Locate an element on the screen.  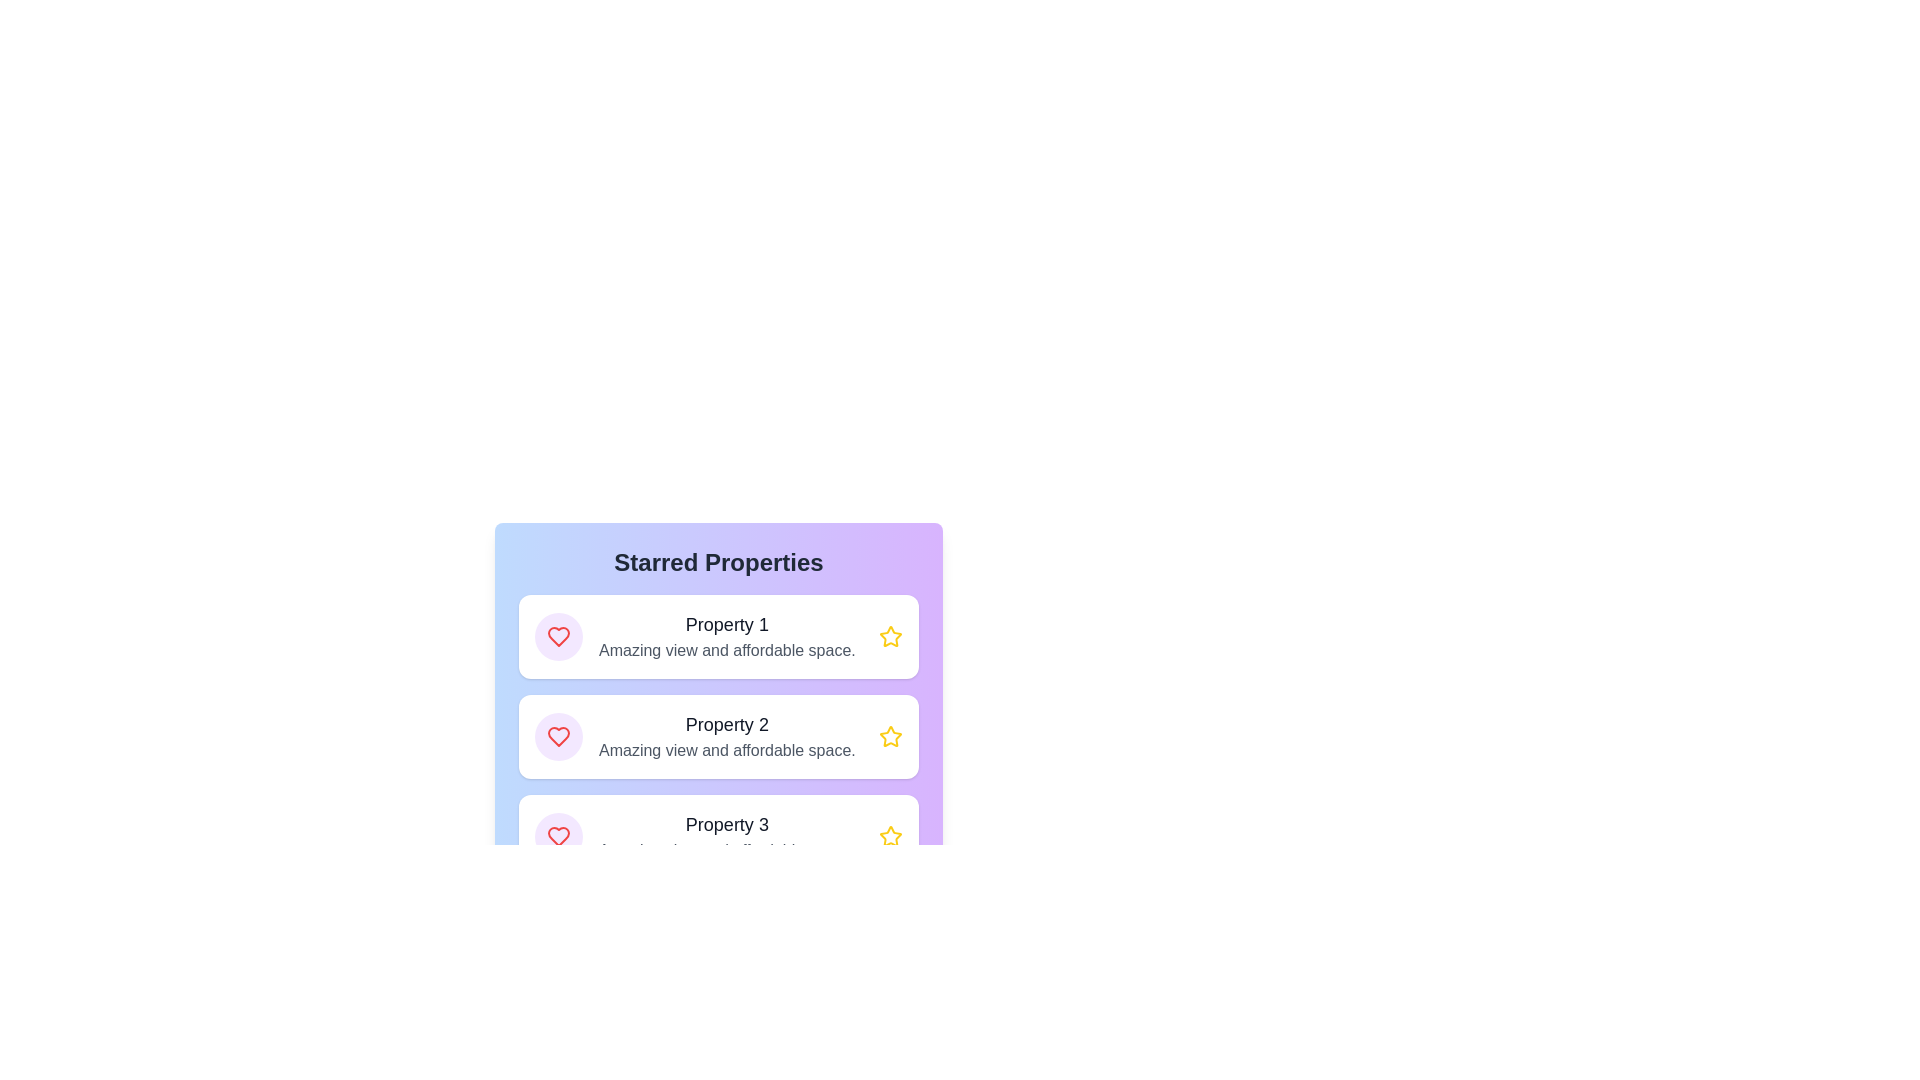
the star icon button located at the right end of the third list item labeled 'Property 3' under 'Starred Properties' is located at coordinates (890, 836).